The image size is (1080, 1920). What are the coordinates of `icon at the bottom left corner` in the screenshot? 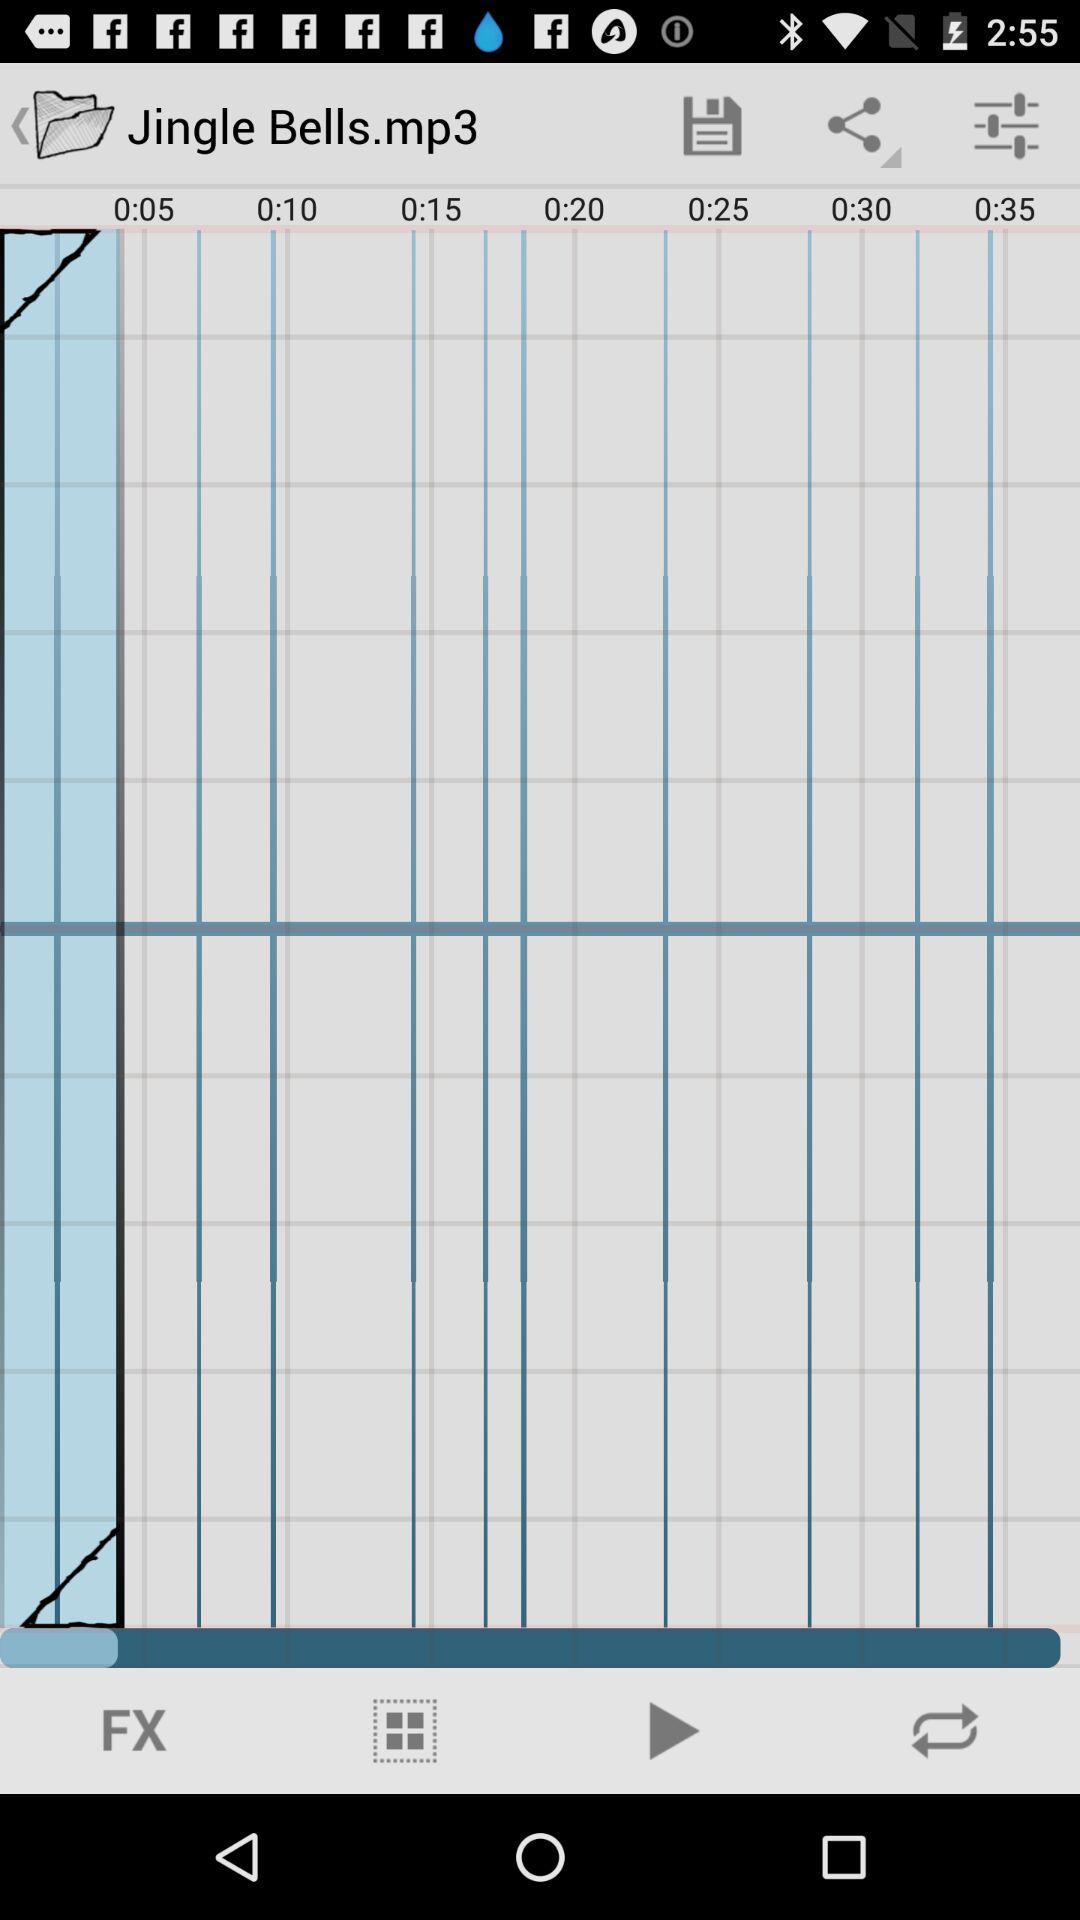 It's located at (135, 1730).